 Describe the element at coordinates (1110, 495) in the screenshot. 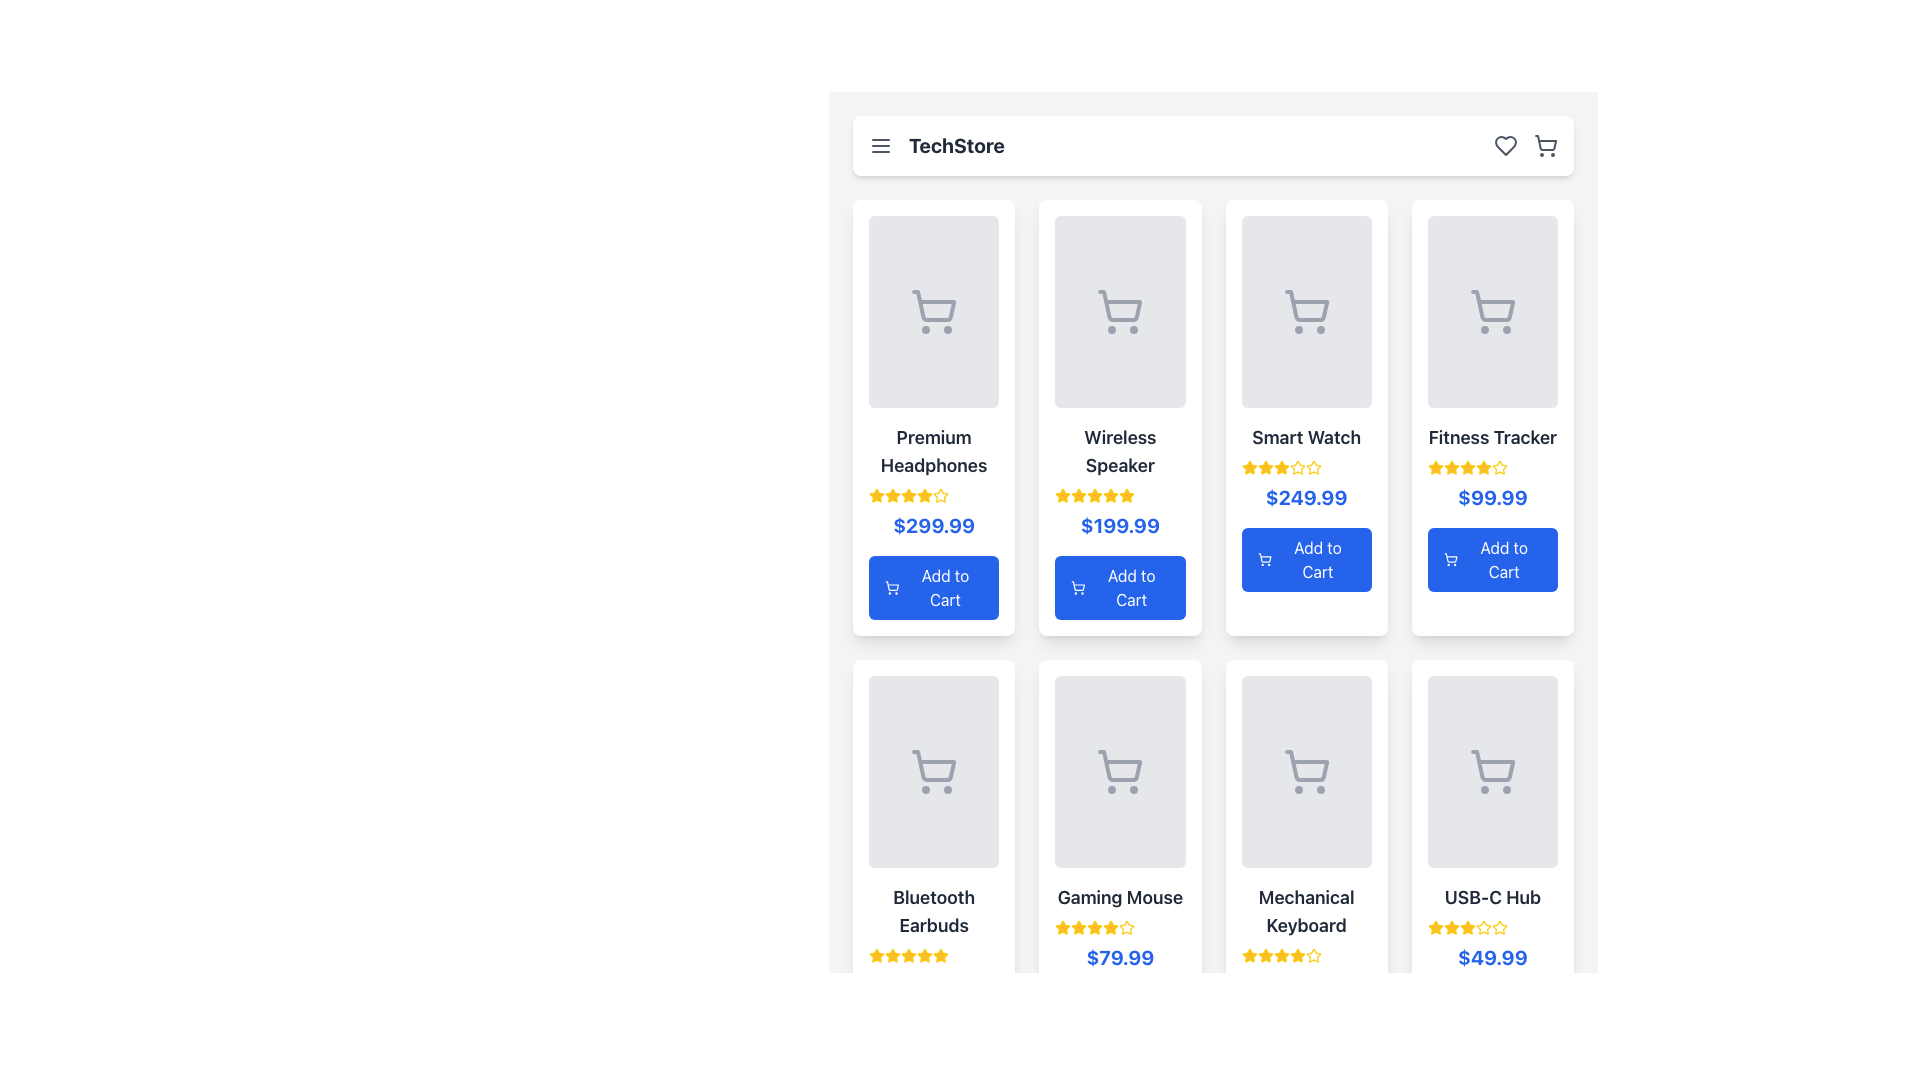

I see `the yellow star-shaped icon representing the first star in the 5-star rating component of the 'Wireless Speaker' product card` at that location.